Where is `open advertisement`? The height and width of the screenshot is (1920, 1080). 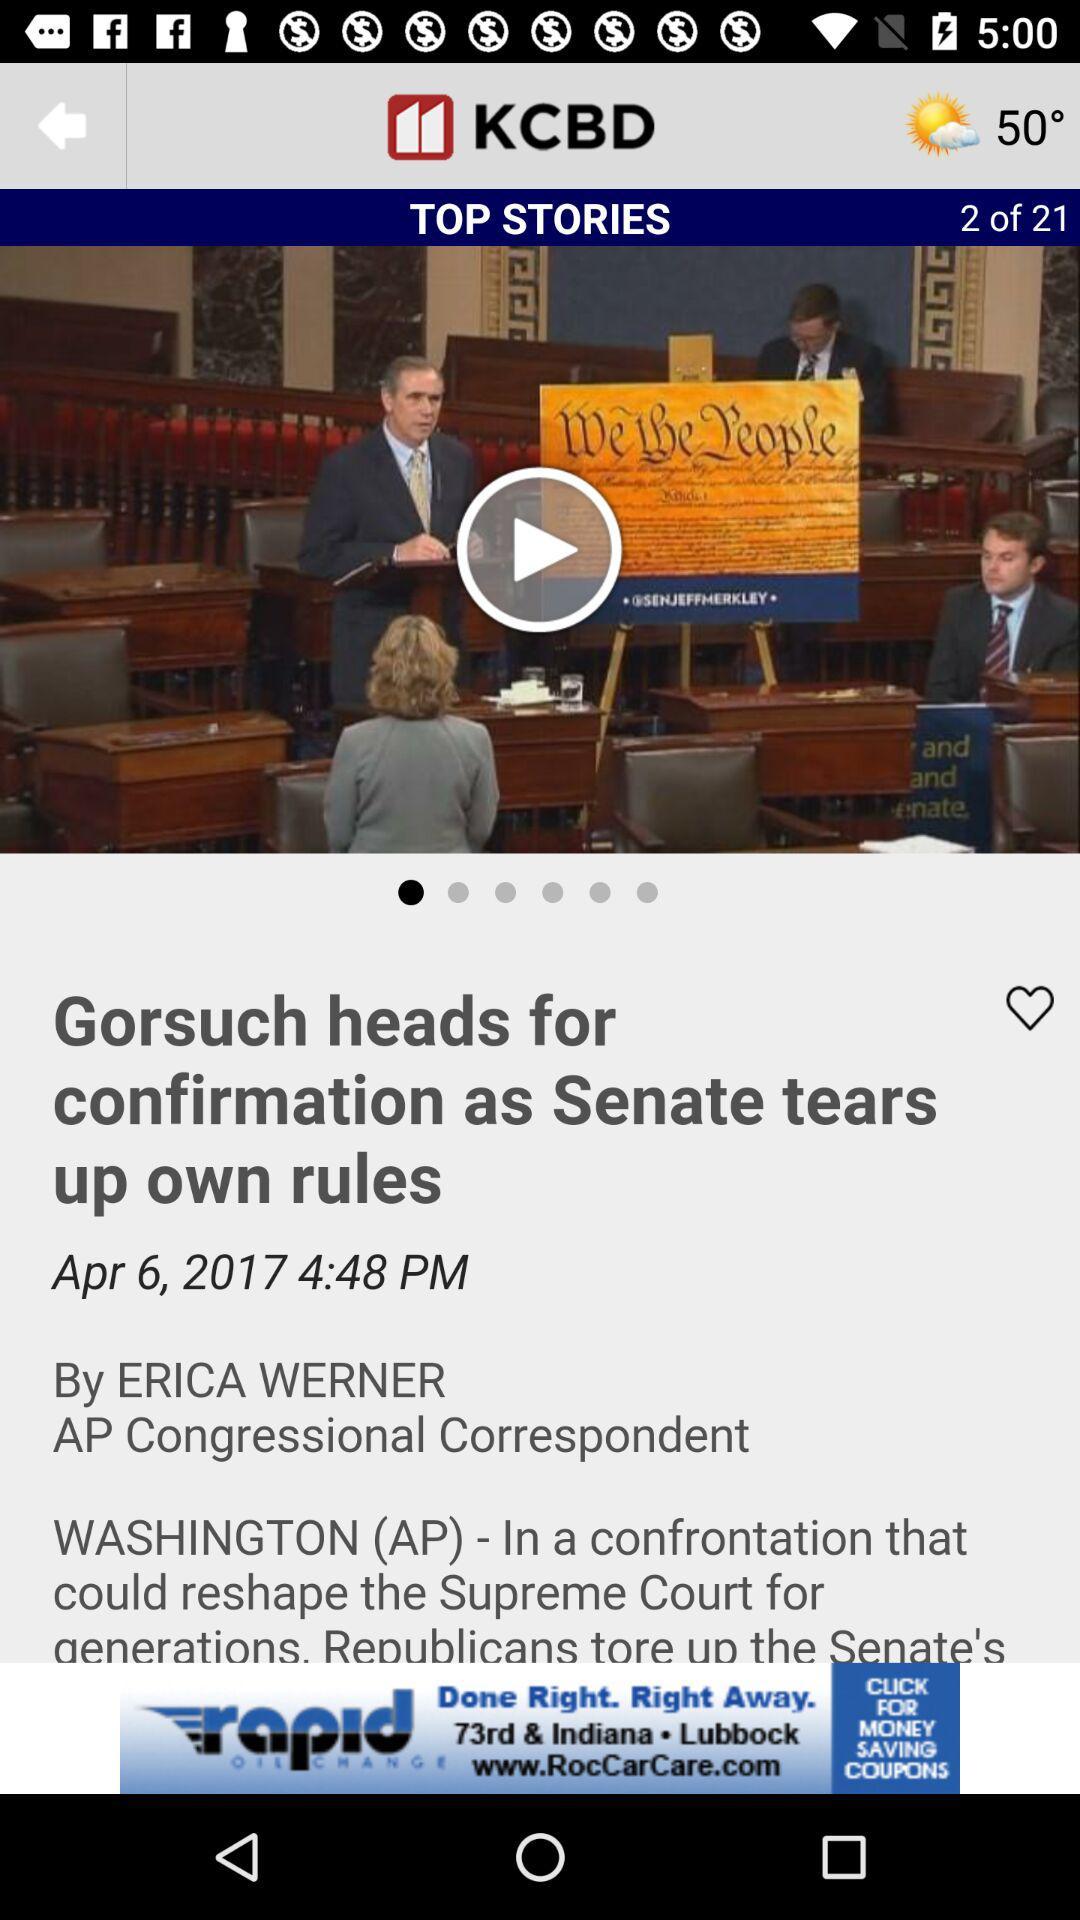 open advertisement is located at coordinates (540, 1727).